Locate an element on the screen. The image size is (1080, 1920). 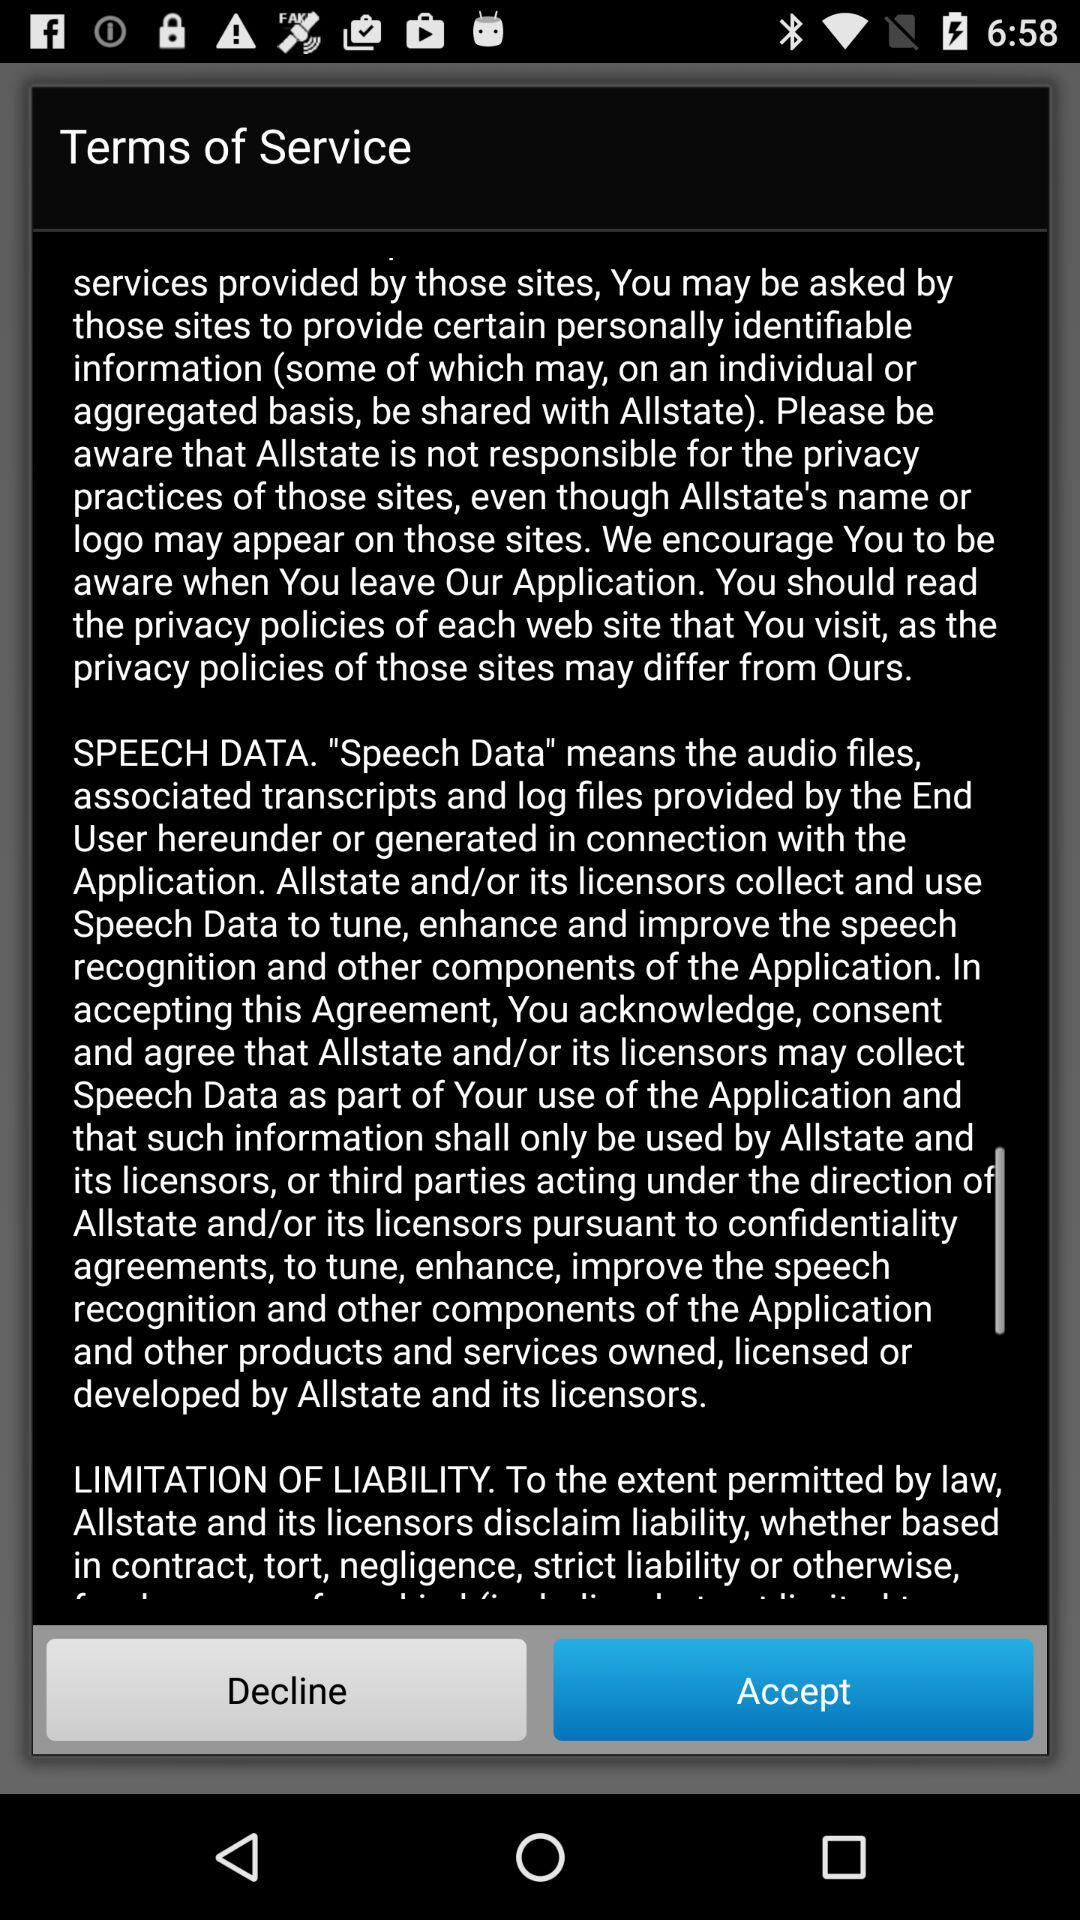
the item next to the decline icon is located at coordinates (792, 1688).